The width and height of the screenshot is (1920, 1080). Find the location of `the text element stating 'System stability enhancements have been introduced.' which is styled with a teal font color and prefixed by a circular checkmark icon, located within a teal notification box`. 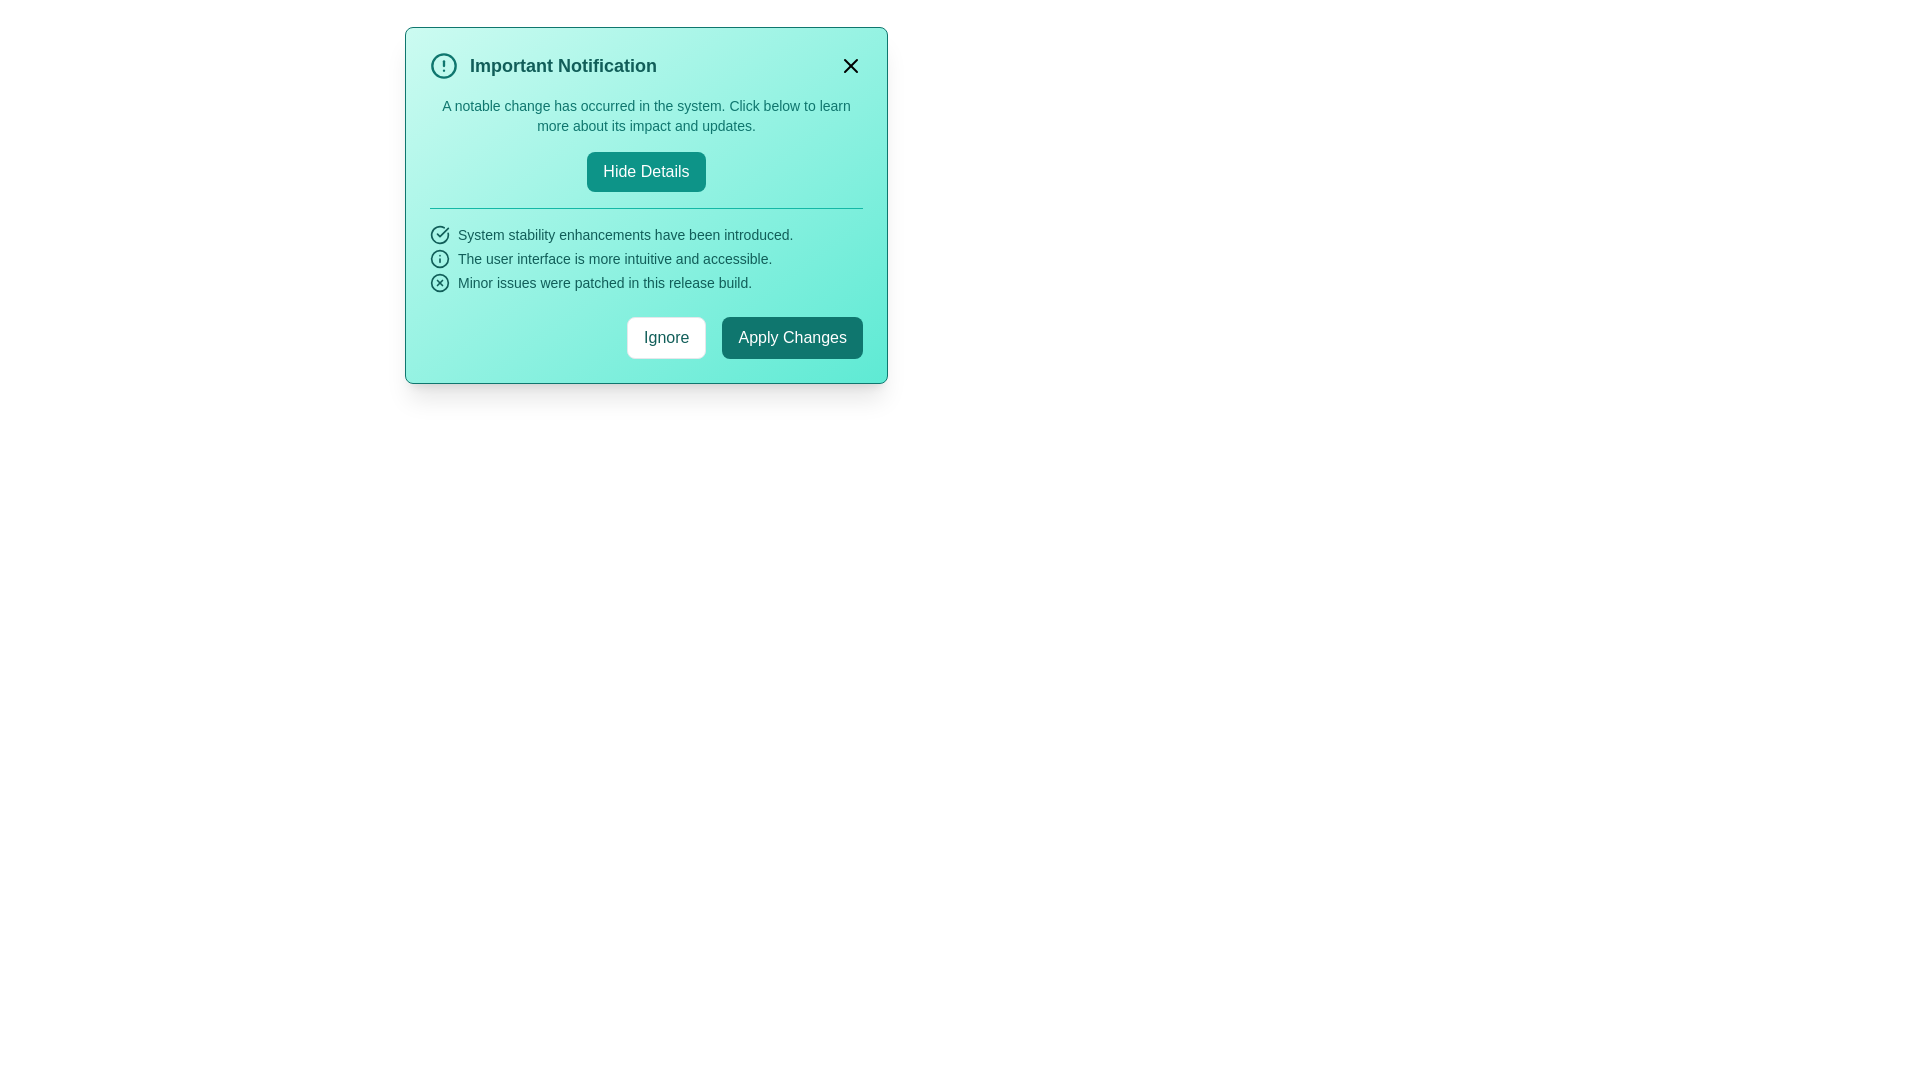

the text element stating 'System stability enhancements have been introduced.' which is styled with a teal font color and prefixed by a circular checkmark icon, located within a teal notification box is located at coordinates (646, 234).